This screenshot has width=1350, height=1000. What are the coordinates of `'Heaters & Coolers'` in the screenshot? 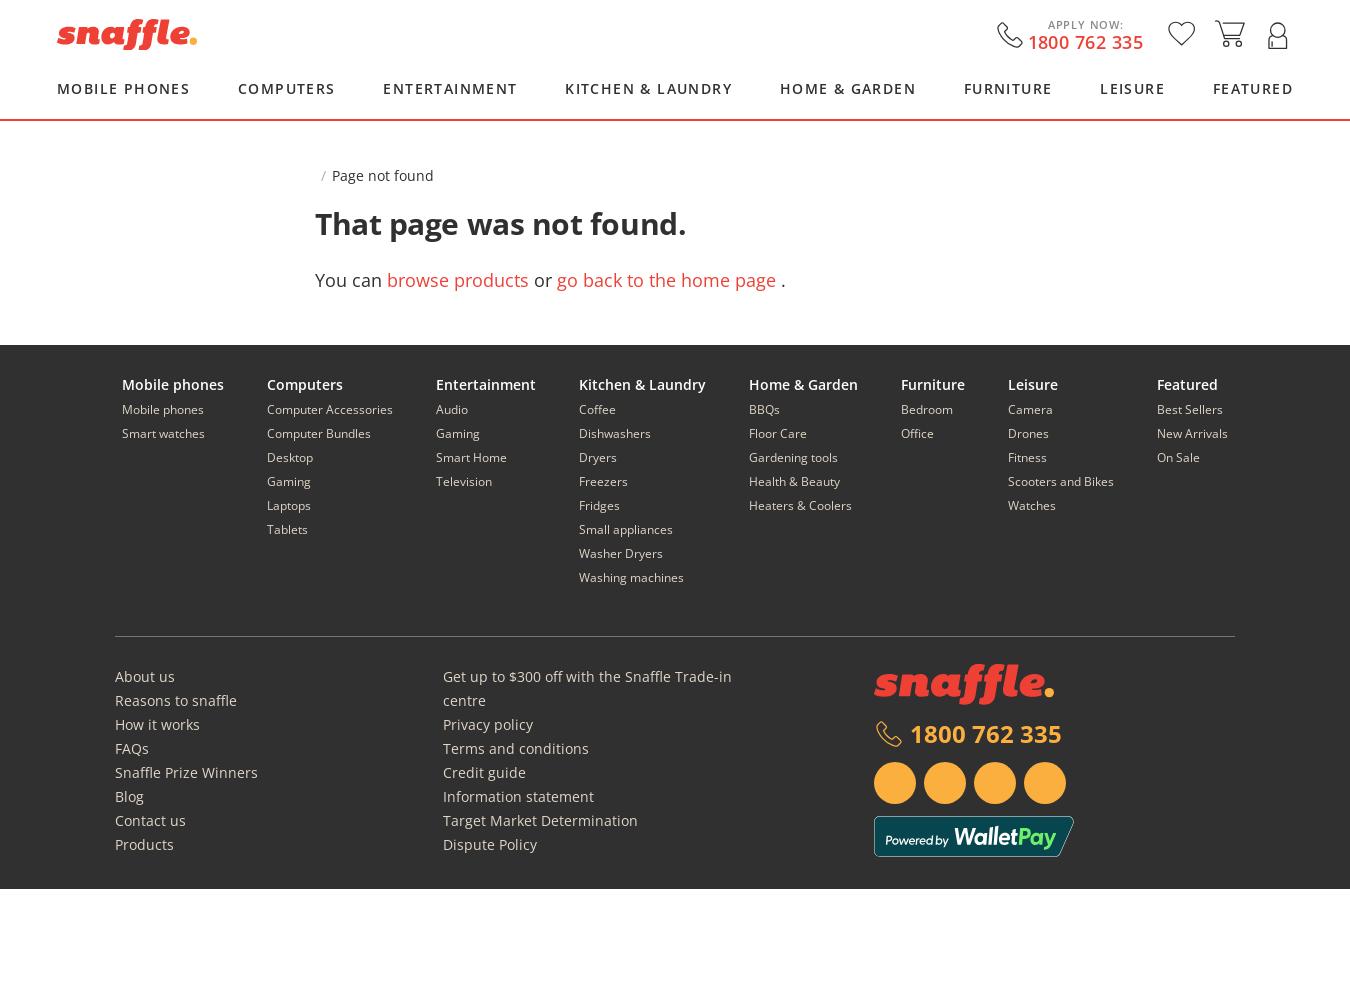 It's located at (800, 505).